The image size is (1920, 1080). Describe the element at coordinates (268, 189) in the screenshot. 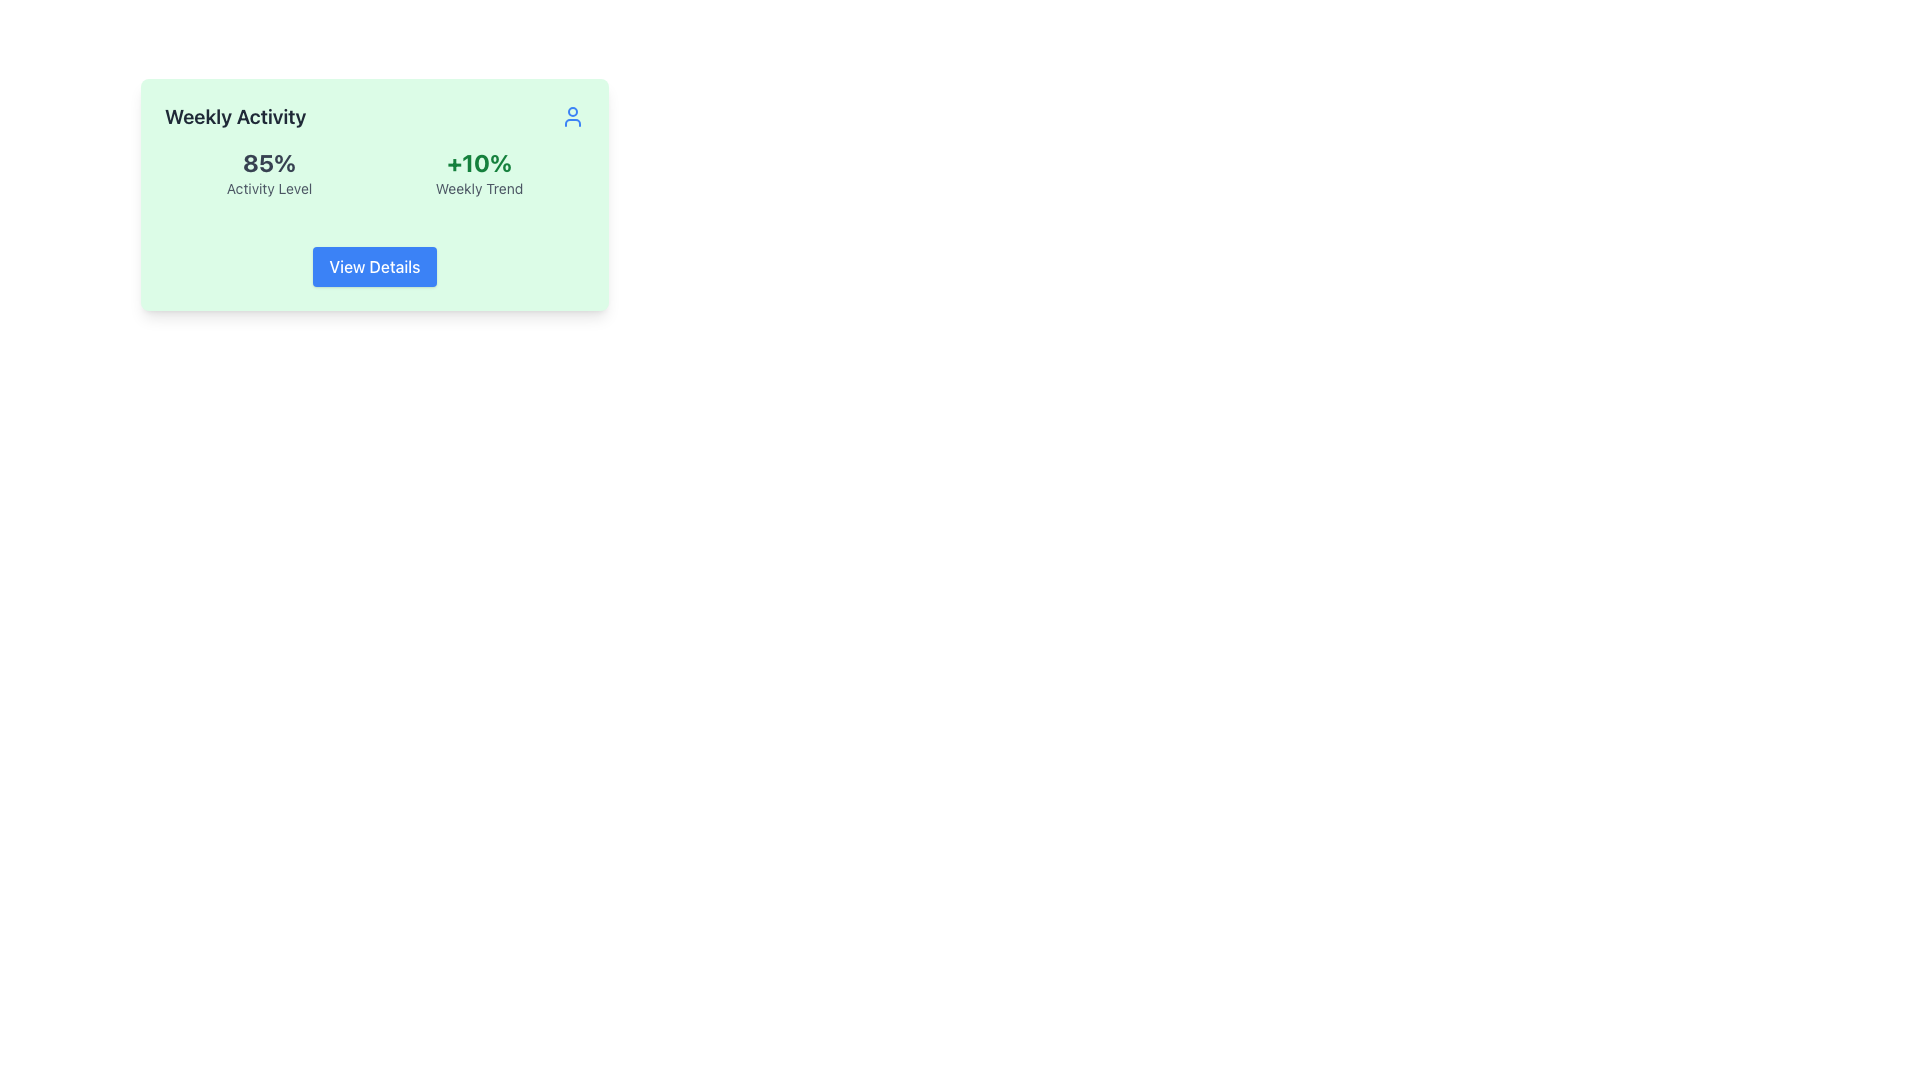

I see `the label element that provides context for the numeric value '85%' located within the 'Weekly Activity' card` at that location.